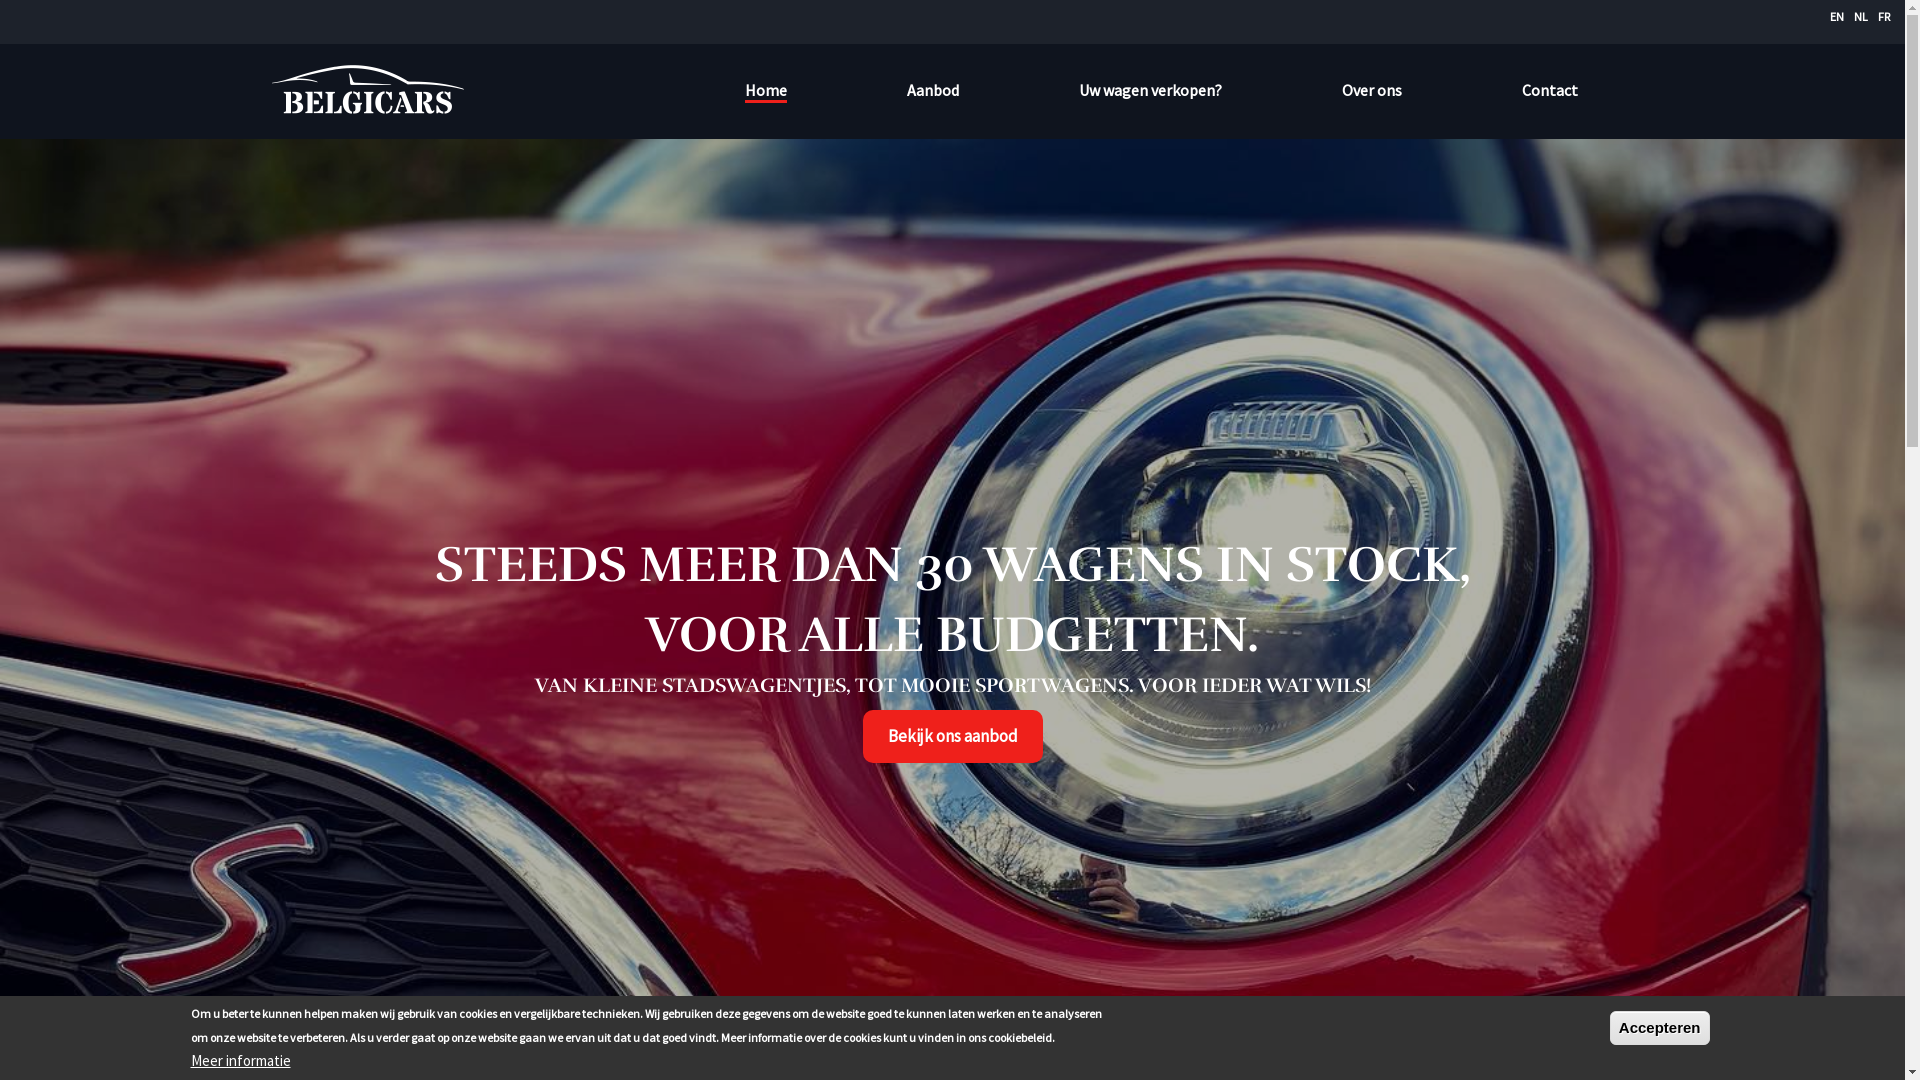 This screenshot has width=1920, height=1080. What do you see at coordinates (1660, 1028) in the screenshot?
I see `'Accepteren'` at bounding box center [1660, 1028].